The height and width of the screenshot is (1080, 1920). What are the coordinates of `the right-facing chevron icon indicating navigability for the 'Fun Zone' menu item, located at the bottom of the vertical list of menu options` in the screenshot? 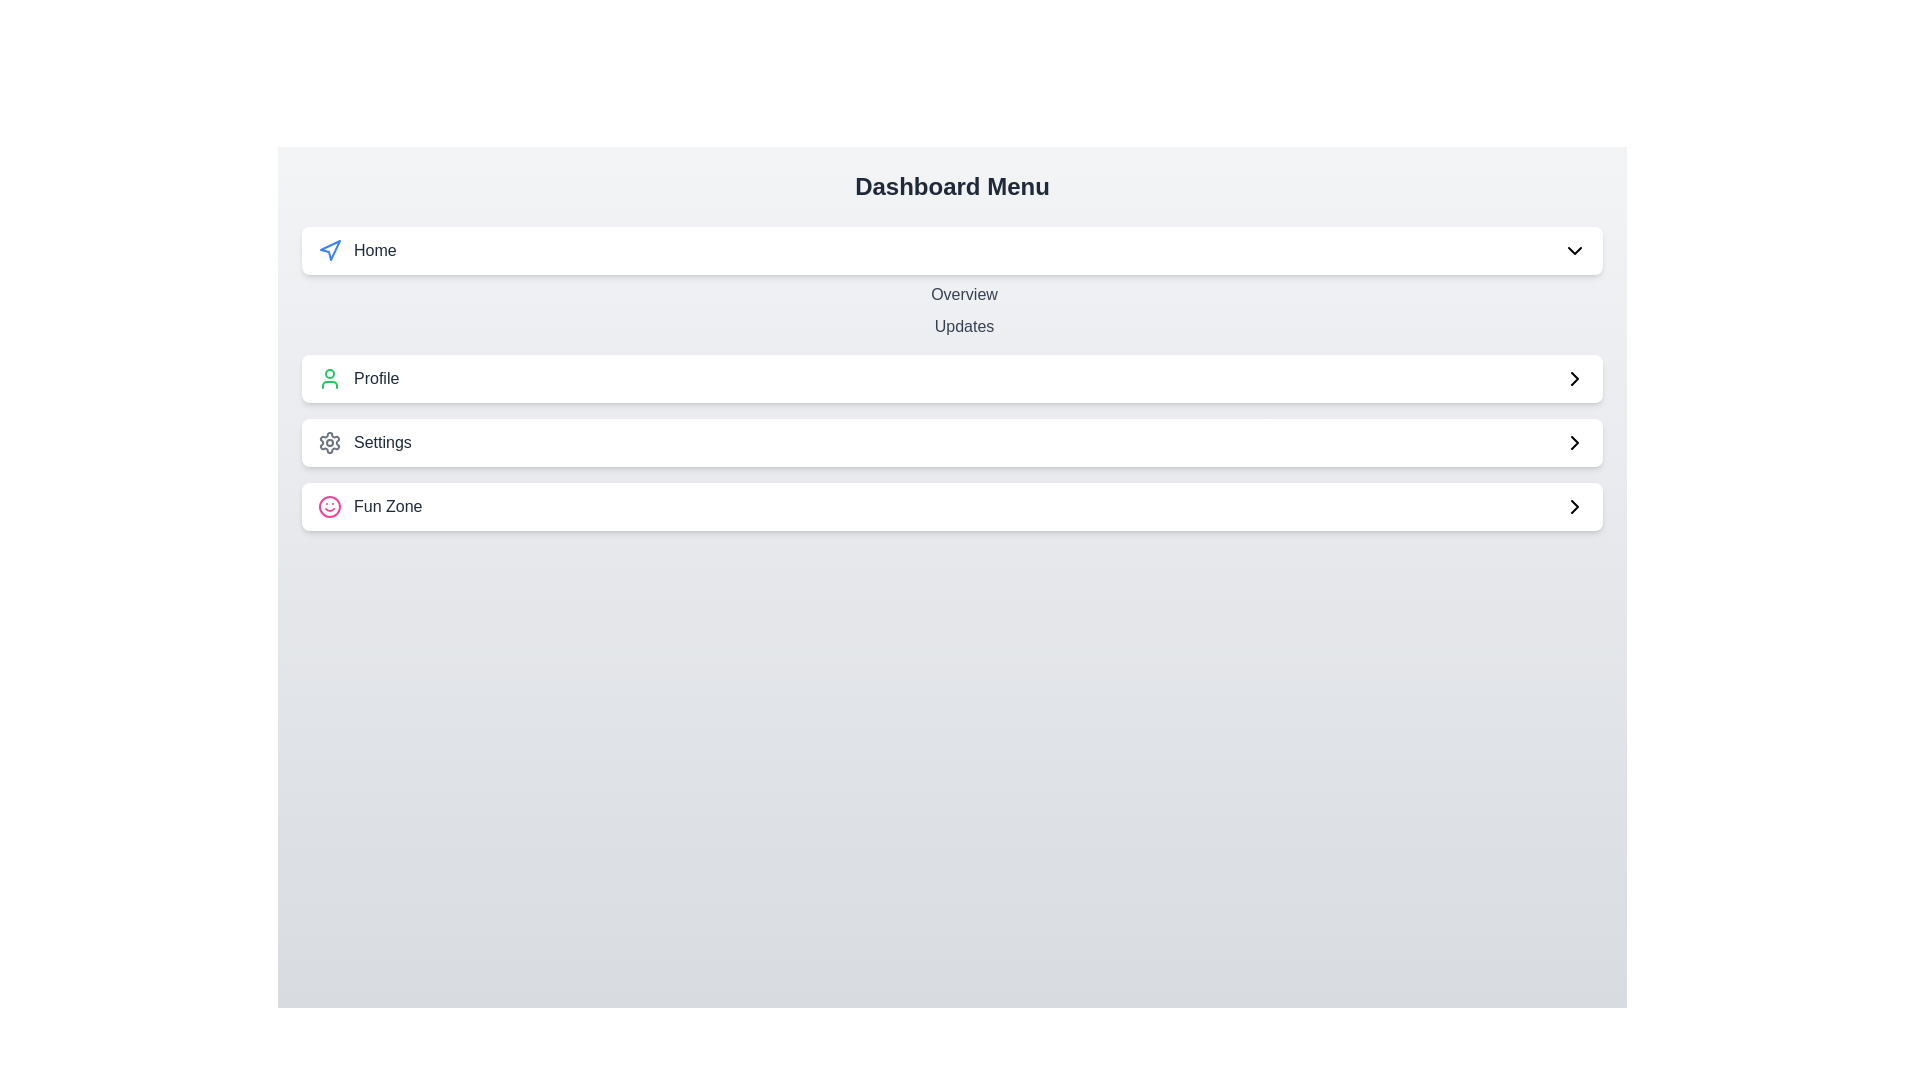 It's located at (1573, 505).